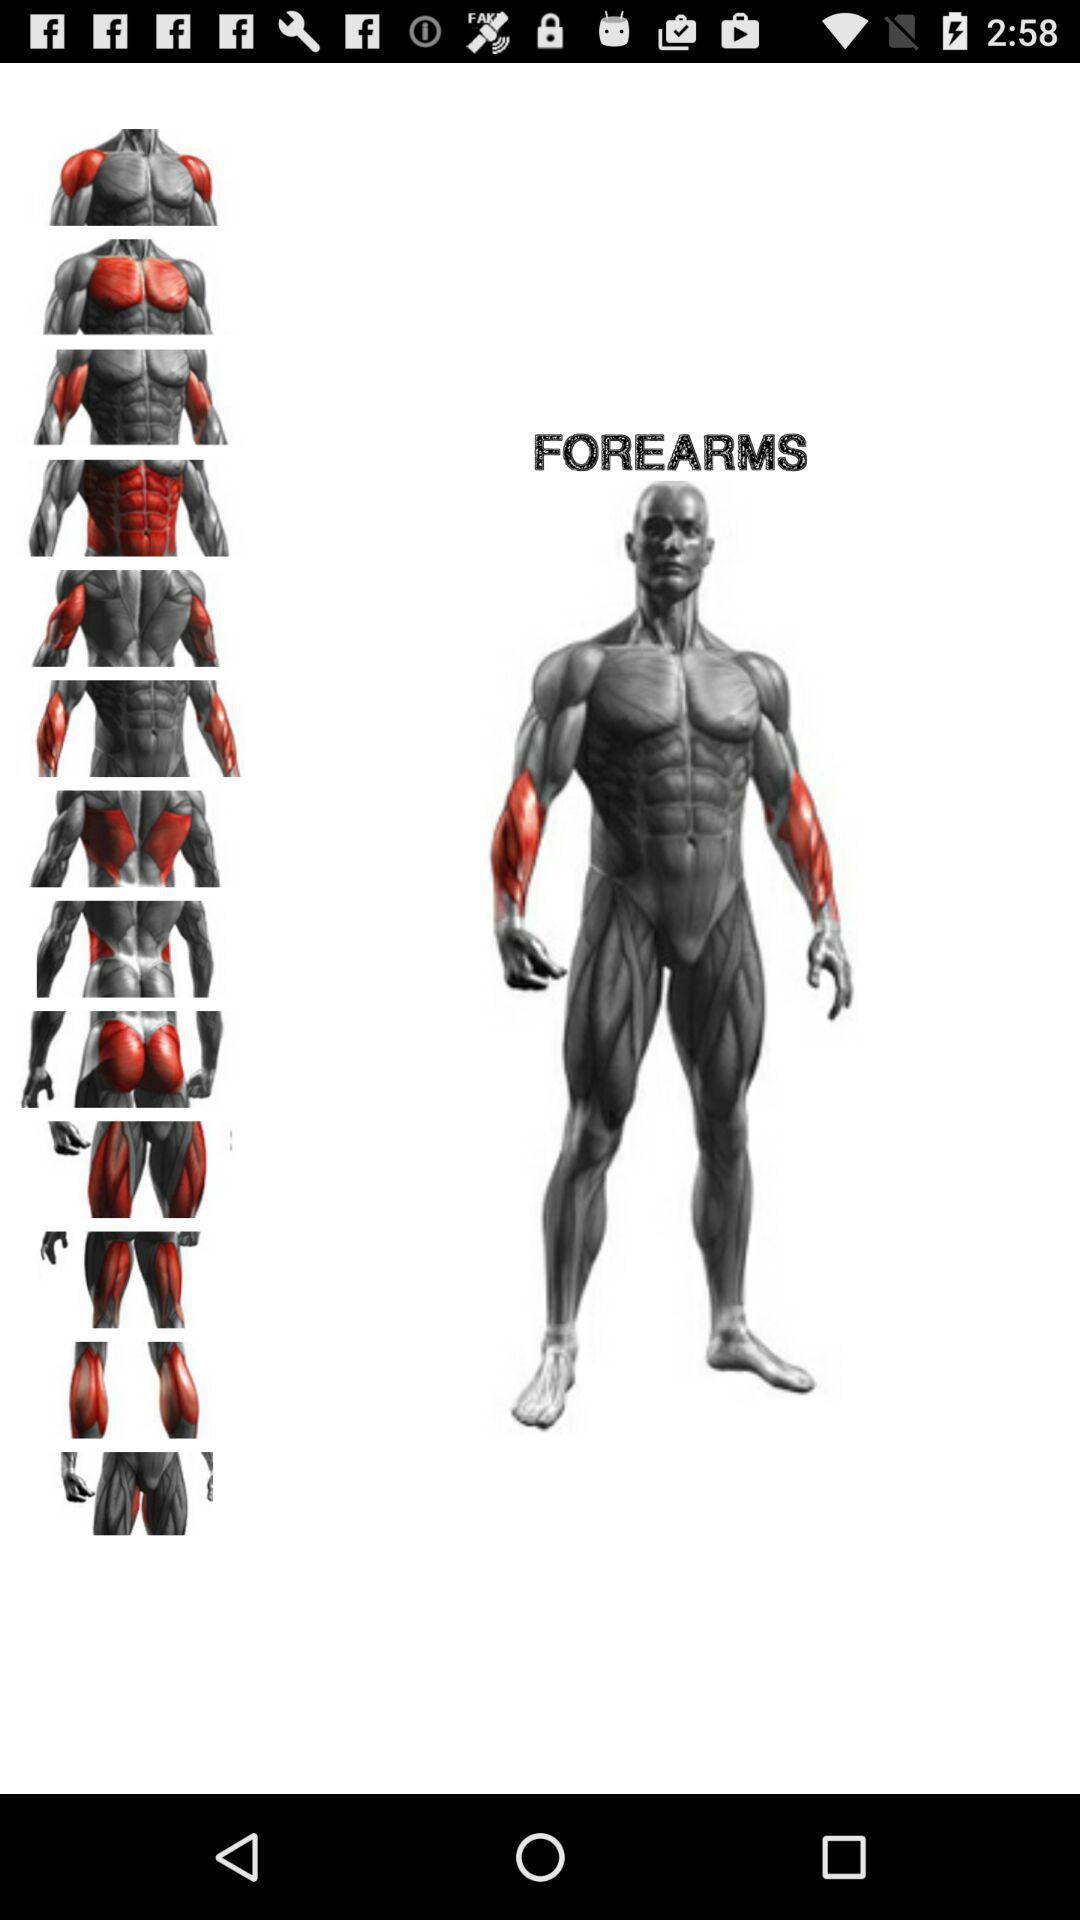 This screenshot has height=1920, width=1080. Describe the element at coordinates (131, 1480) in the screenshot. I see `the pause icon` at that location.